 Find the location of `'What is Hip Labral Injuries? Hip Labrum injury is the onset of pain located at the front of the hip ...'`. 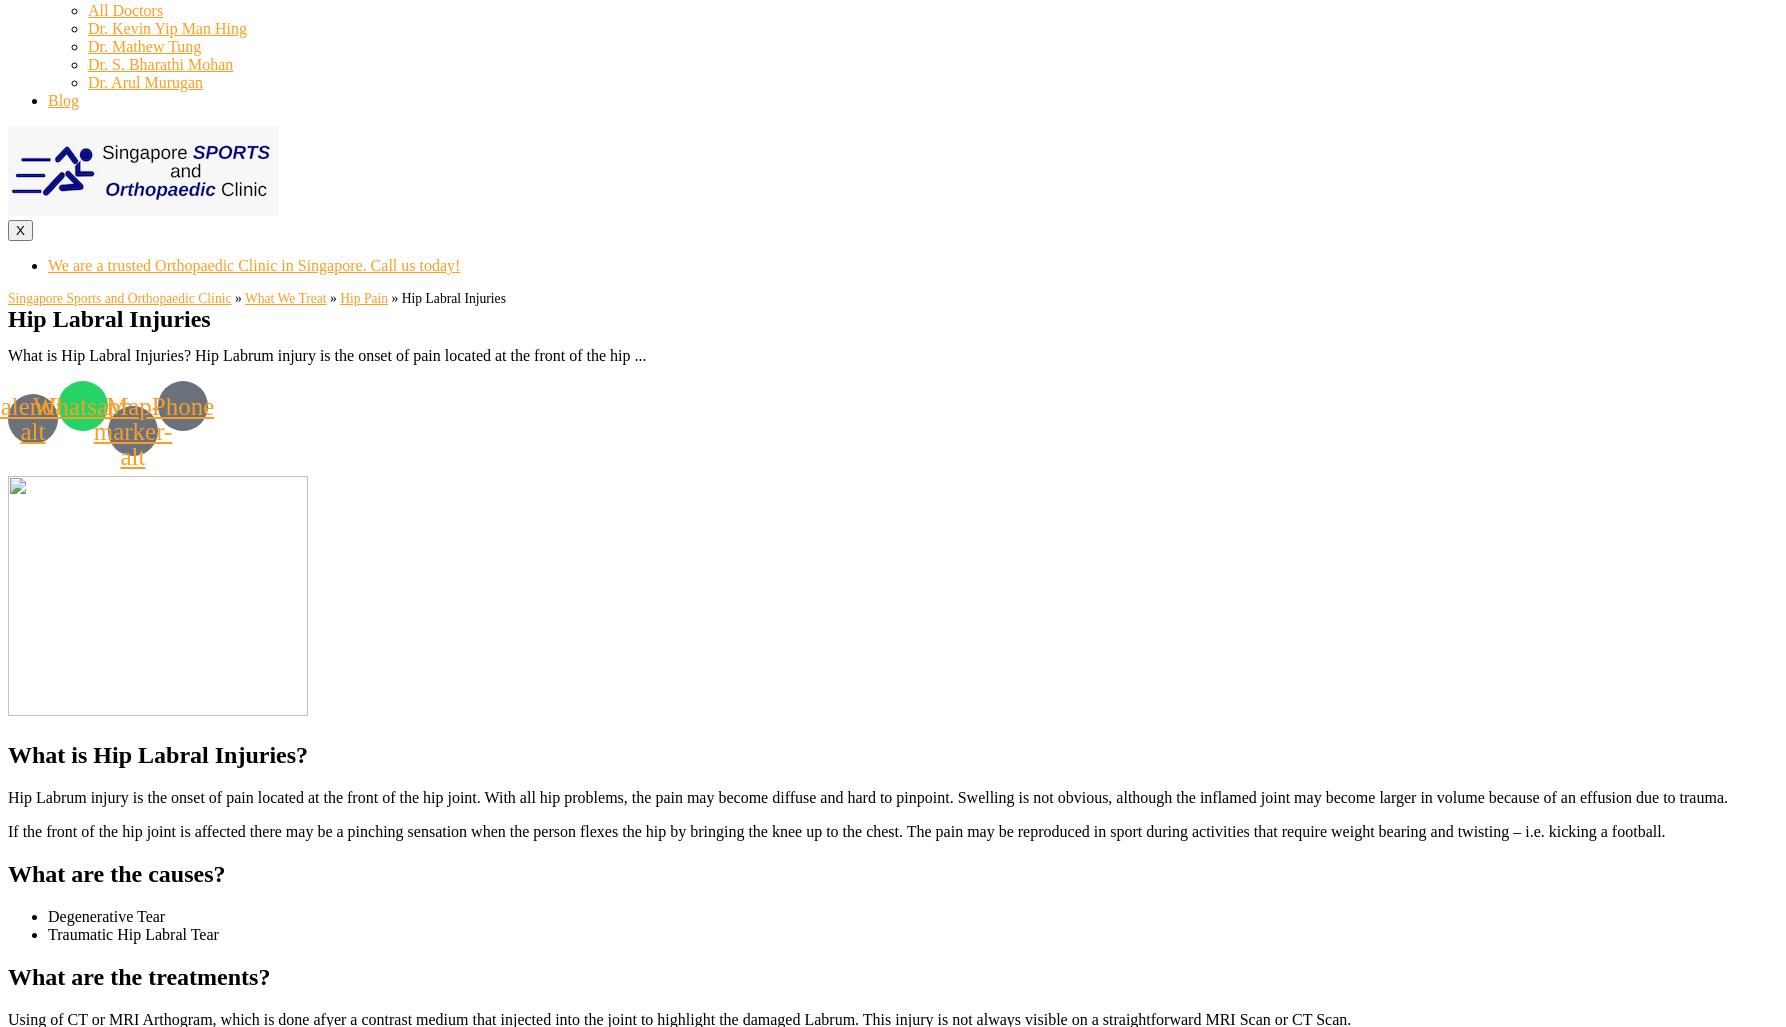

'What is Hip Labral Injuries? Hip Labrum injury is the onset of pain located at the front of the hip ...' is located at coordinates (8, 355).